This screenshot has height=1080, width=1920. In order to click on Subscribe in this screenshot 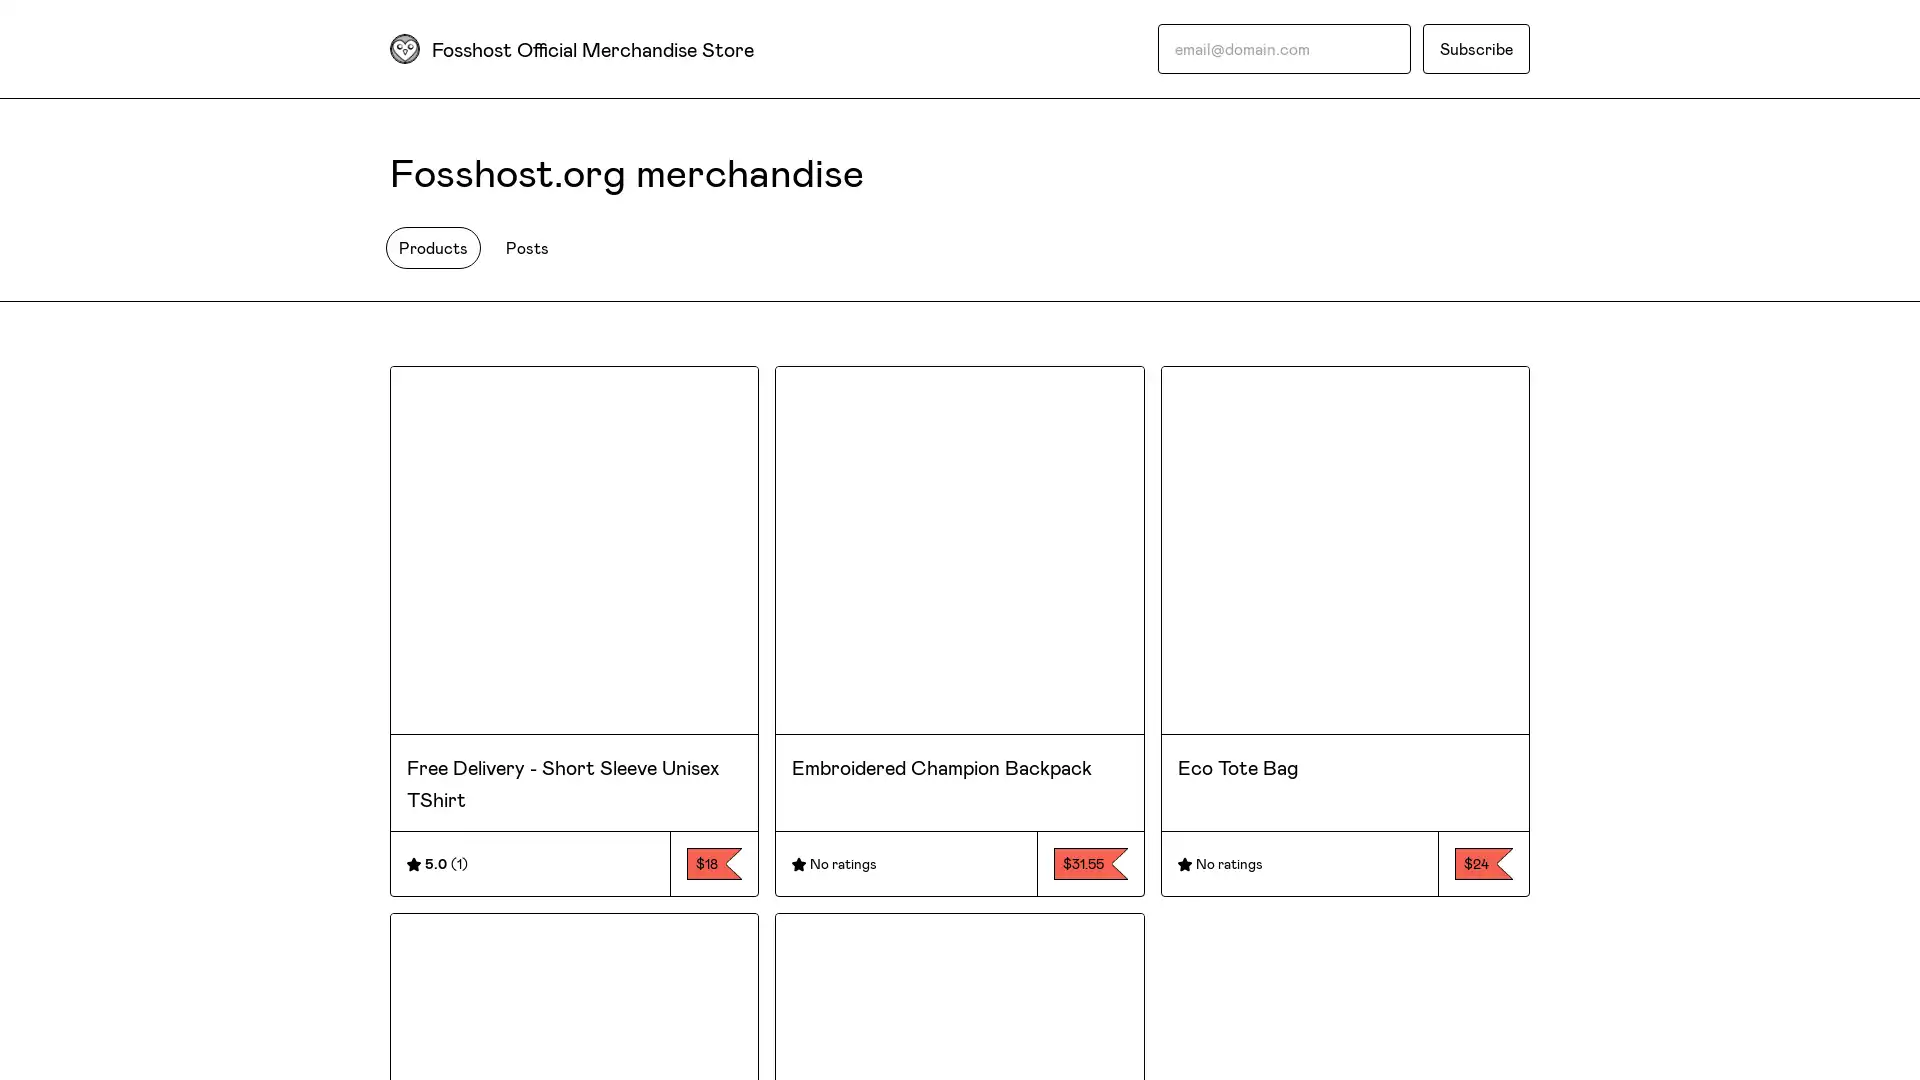, I will do `click(1476, 48)`.